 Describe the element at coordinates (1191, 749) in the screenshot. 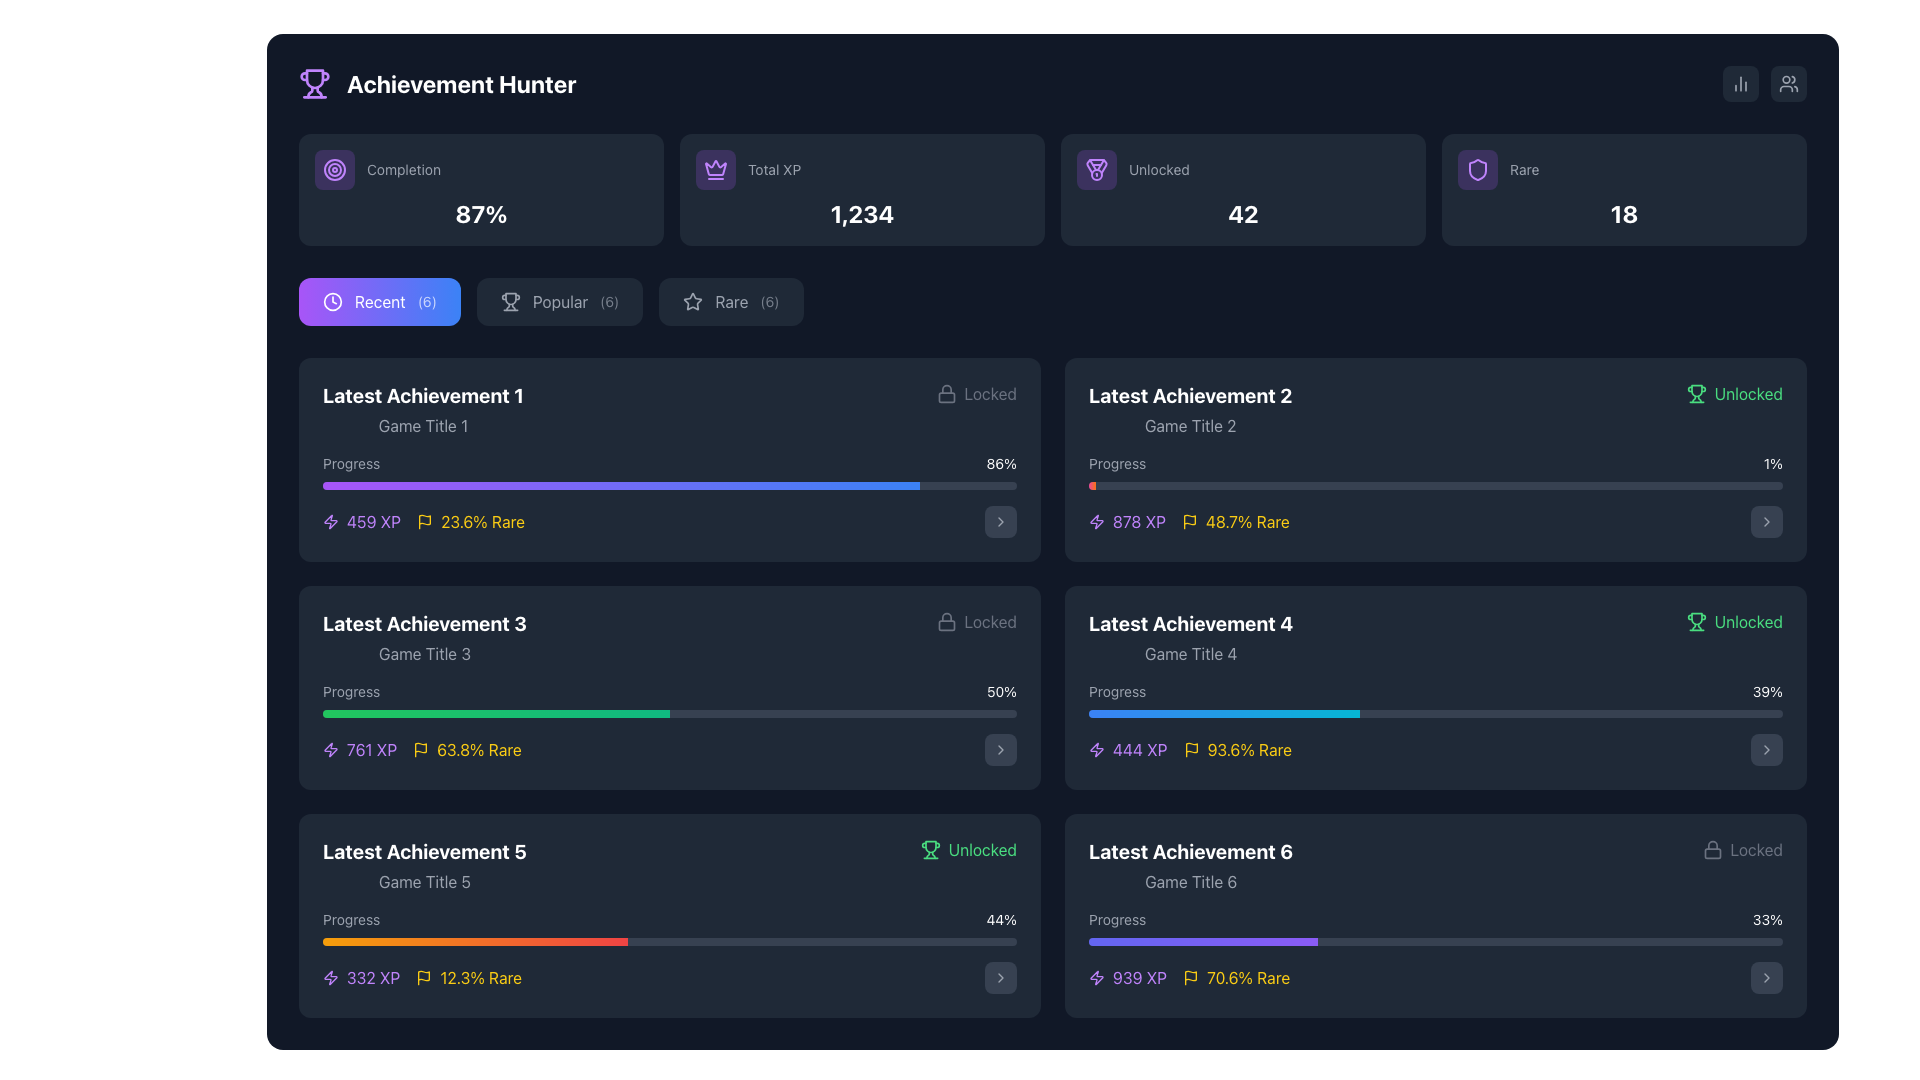

I see `the yellow flag icon located to the left of the '93.6% Rare' text in the 'Latest Achievement 4' section of the achievement list` at that location.